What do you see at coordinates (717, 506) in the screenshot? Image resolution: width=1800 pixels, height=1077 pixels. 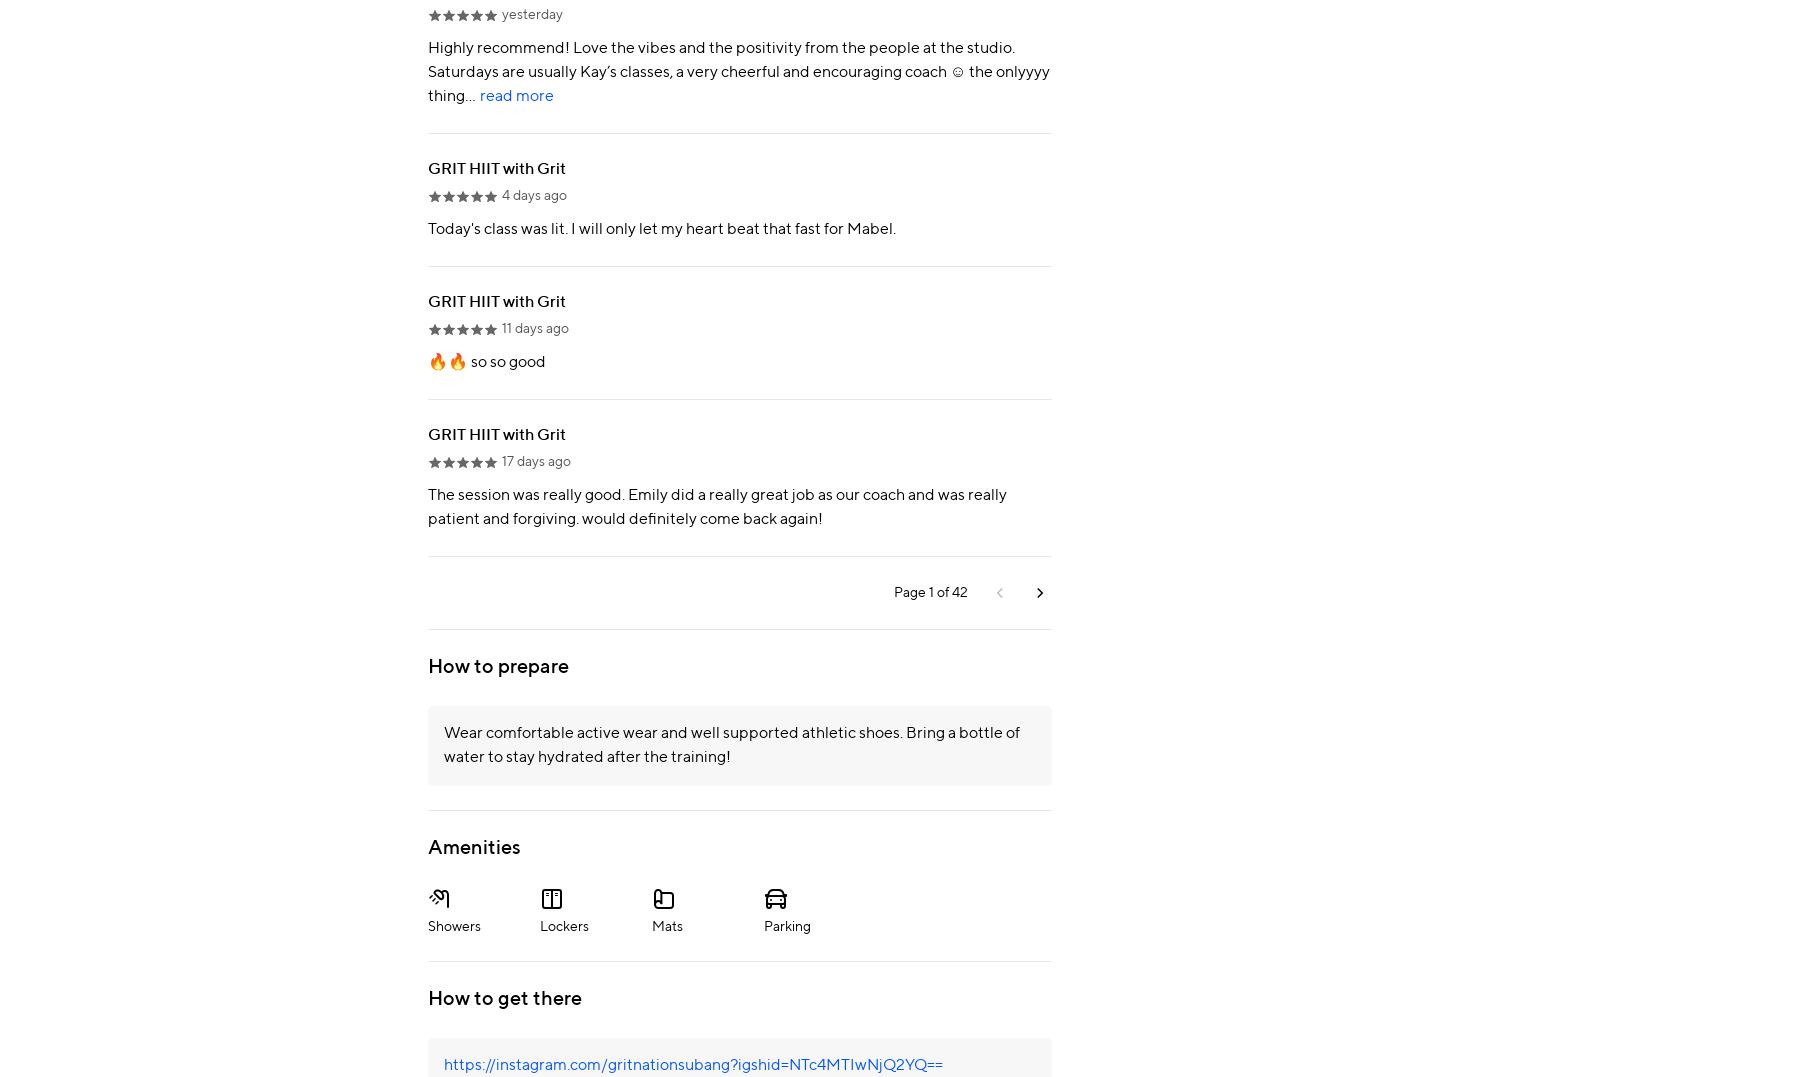 I see `'The session was really good. Emily did a really great job as our coach and was really patient and forgiving. would definitely come back again!'` at bounding box center [717, 506].